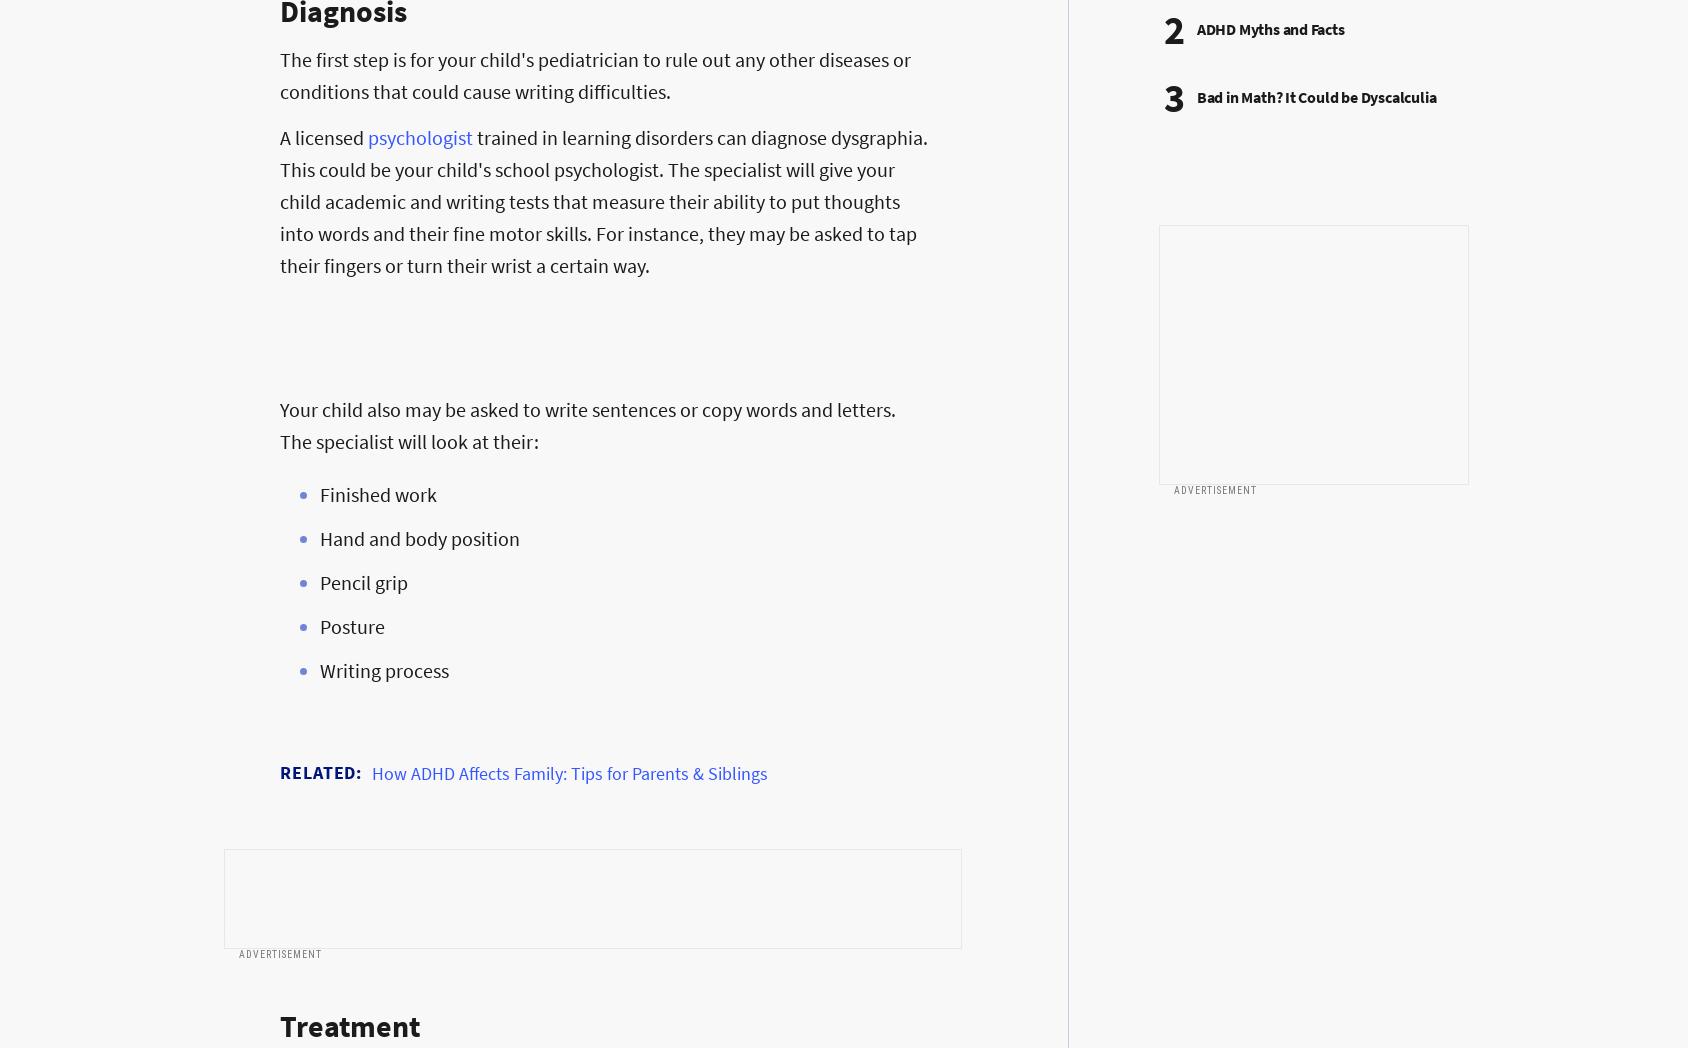 Image resolution: width=1688 pixels, height=1048 pixels. Describe the element at coordinates (279, 425) in the screenshot. I see `'Your child also may be asked to write sentences or copy words and letters. The specialist will look at their:'` at that location.